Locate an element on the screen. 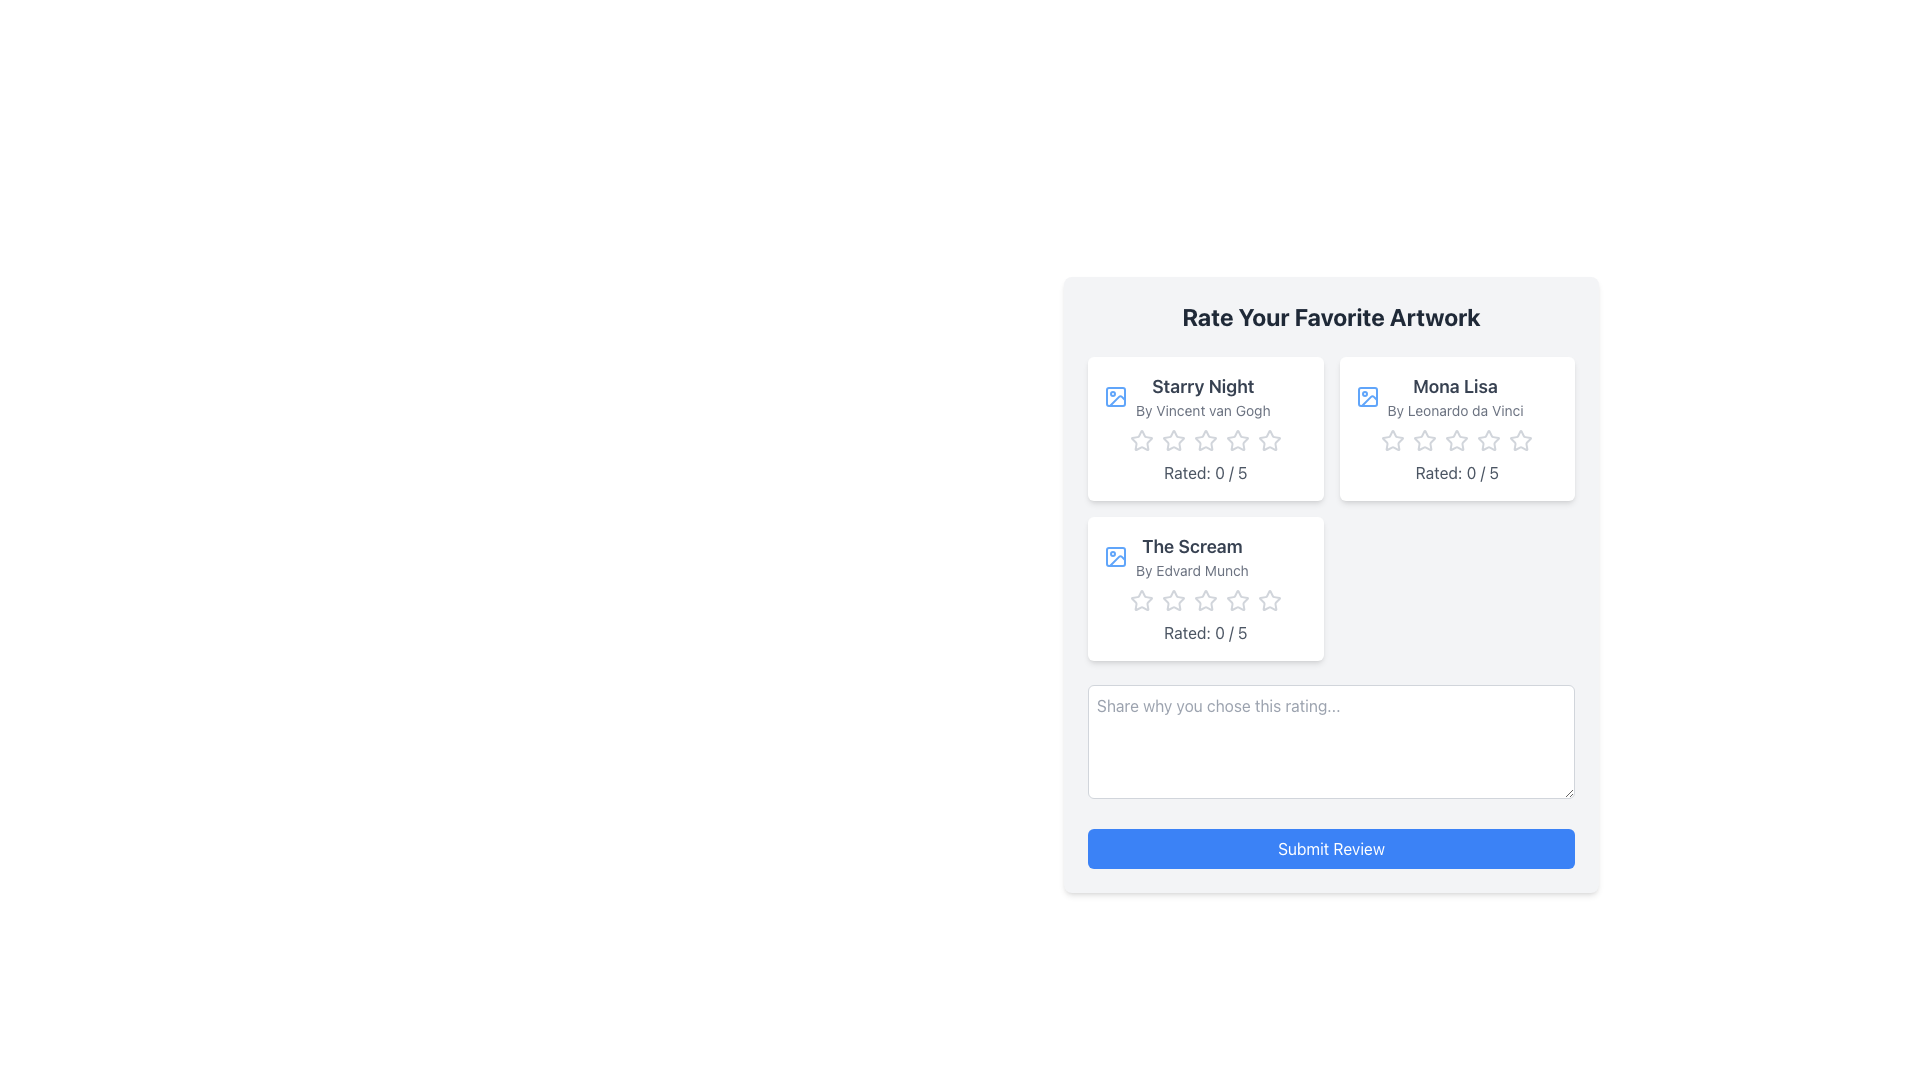  the rectangular blue button labeled 'Submit Review' located at the bottom of the 'Rate Your Favorite Artwork' section is located at coordinates (1331, 848).